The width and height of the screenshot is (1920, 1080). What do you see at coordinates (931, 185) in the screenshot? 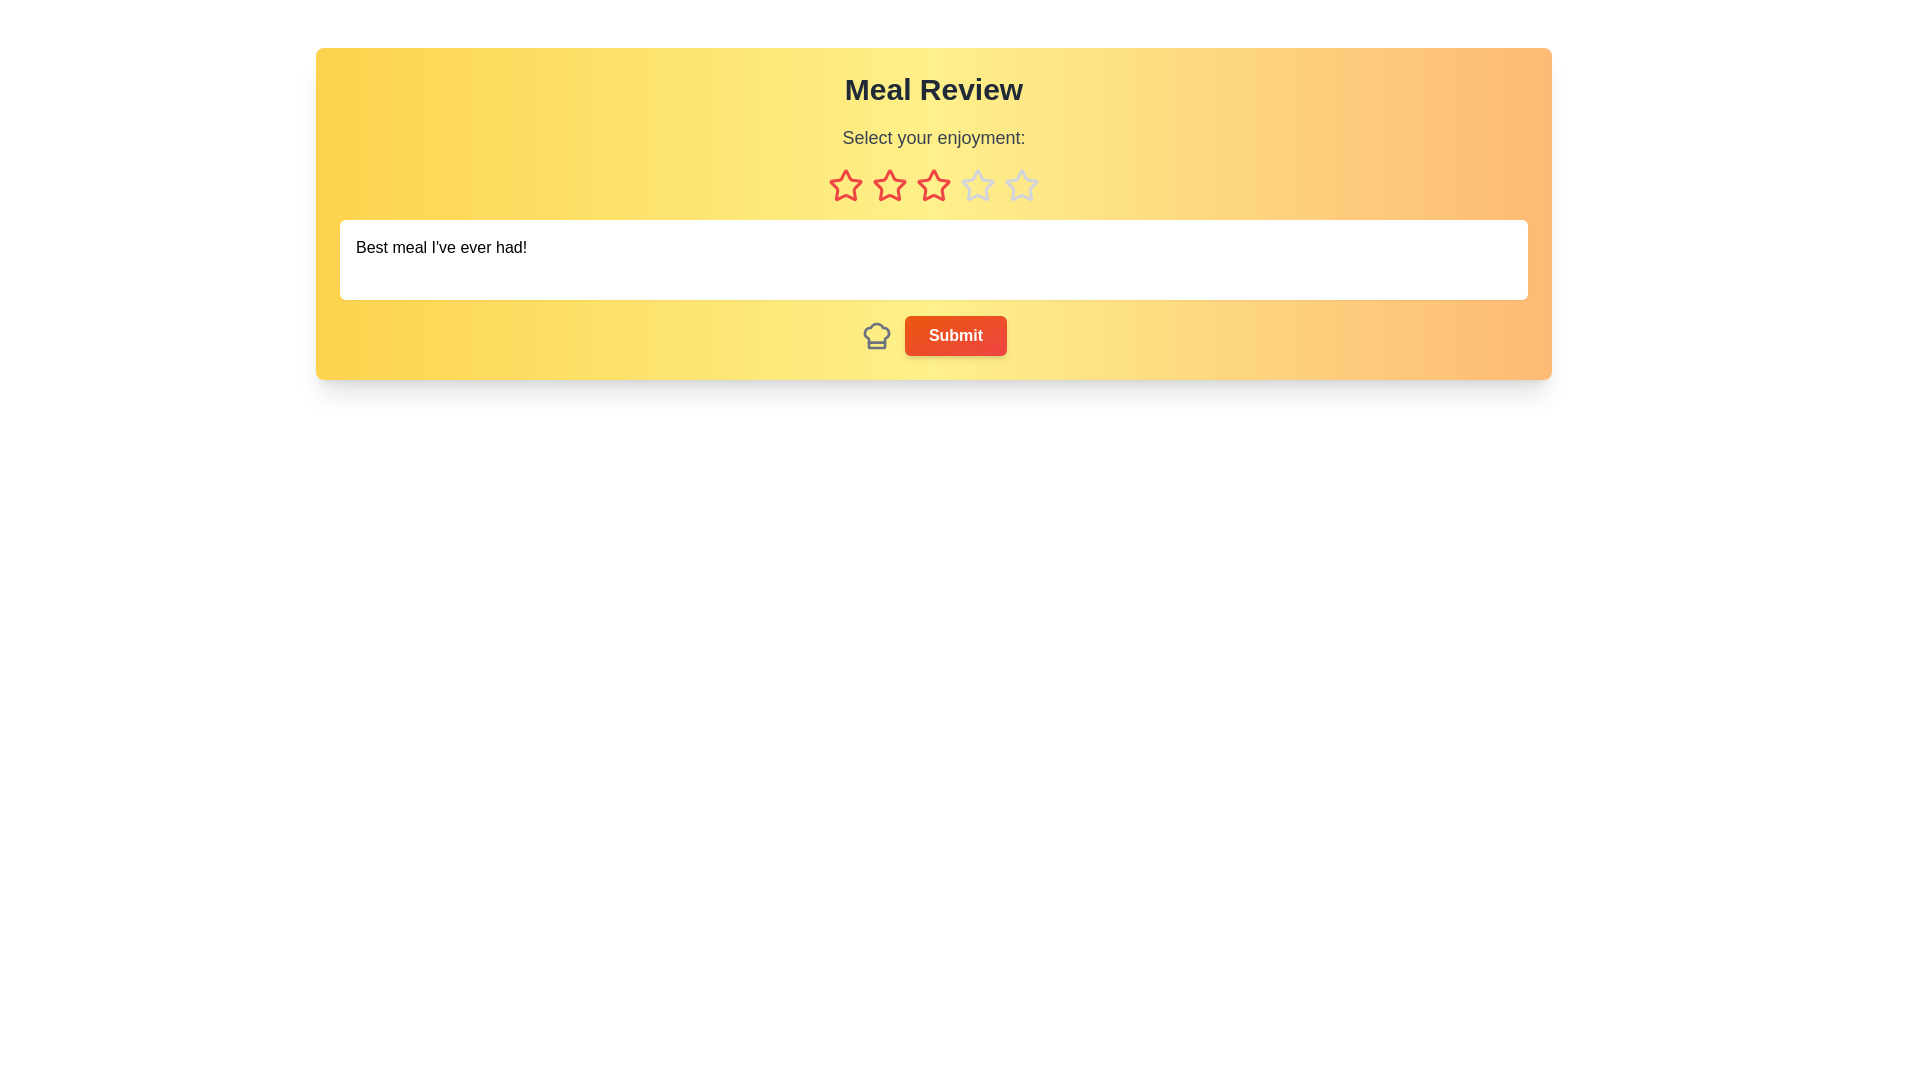
I see `the third red star icon in the rating system` at bounding box center [931, 185].